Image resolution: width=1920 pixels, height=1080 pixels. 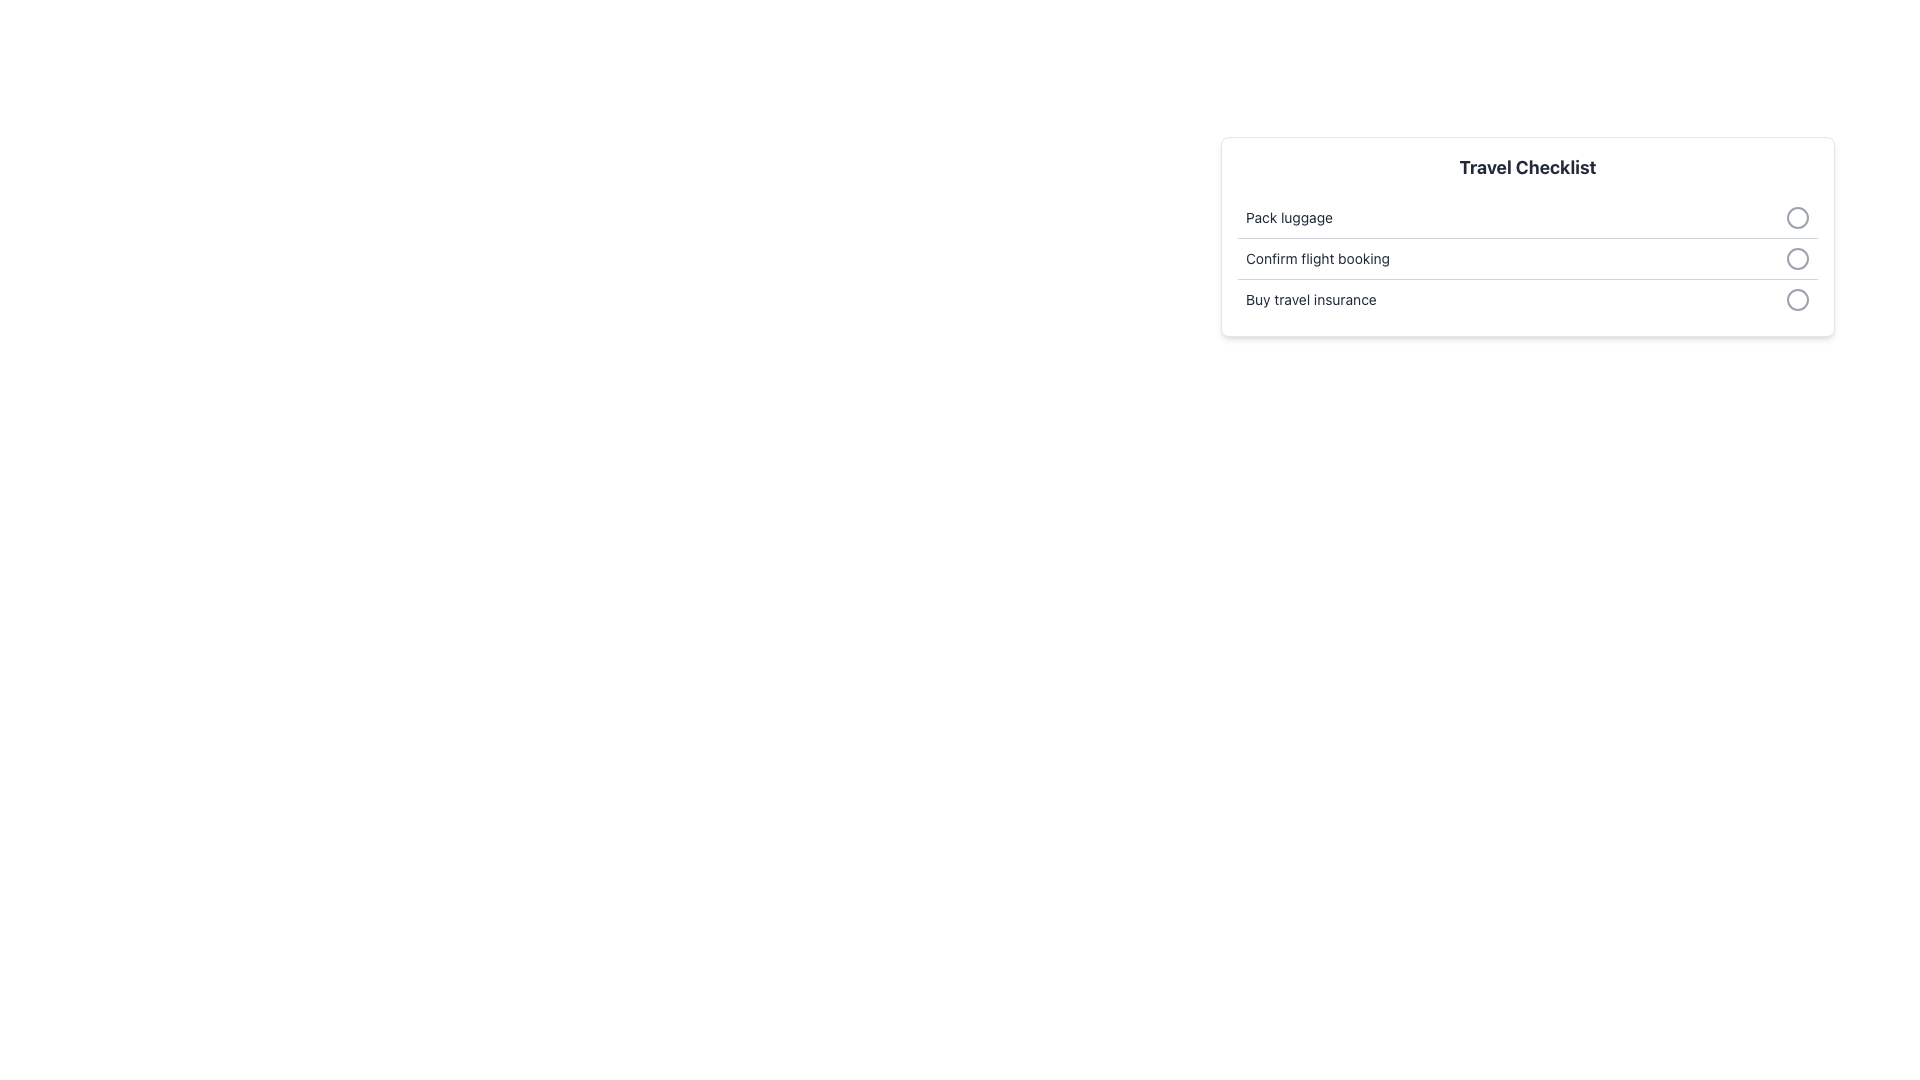 What do you see at coordinates (1289, 218) in the screenshot?
I see `the text label for the first item in the travel checklist interface, which represents the task description for 'Confirm flight booking' and 'Buy travel insurance'` at bounding box center [1289, 218].